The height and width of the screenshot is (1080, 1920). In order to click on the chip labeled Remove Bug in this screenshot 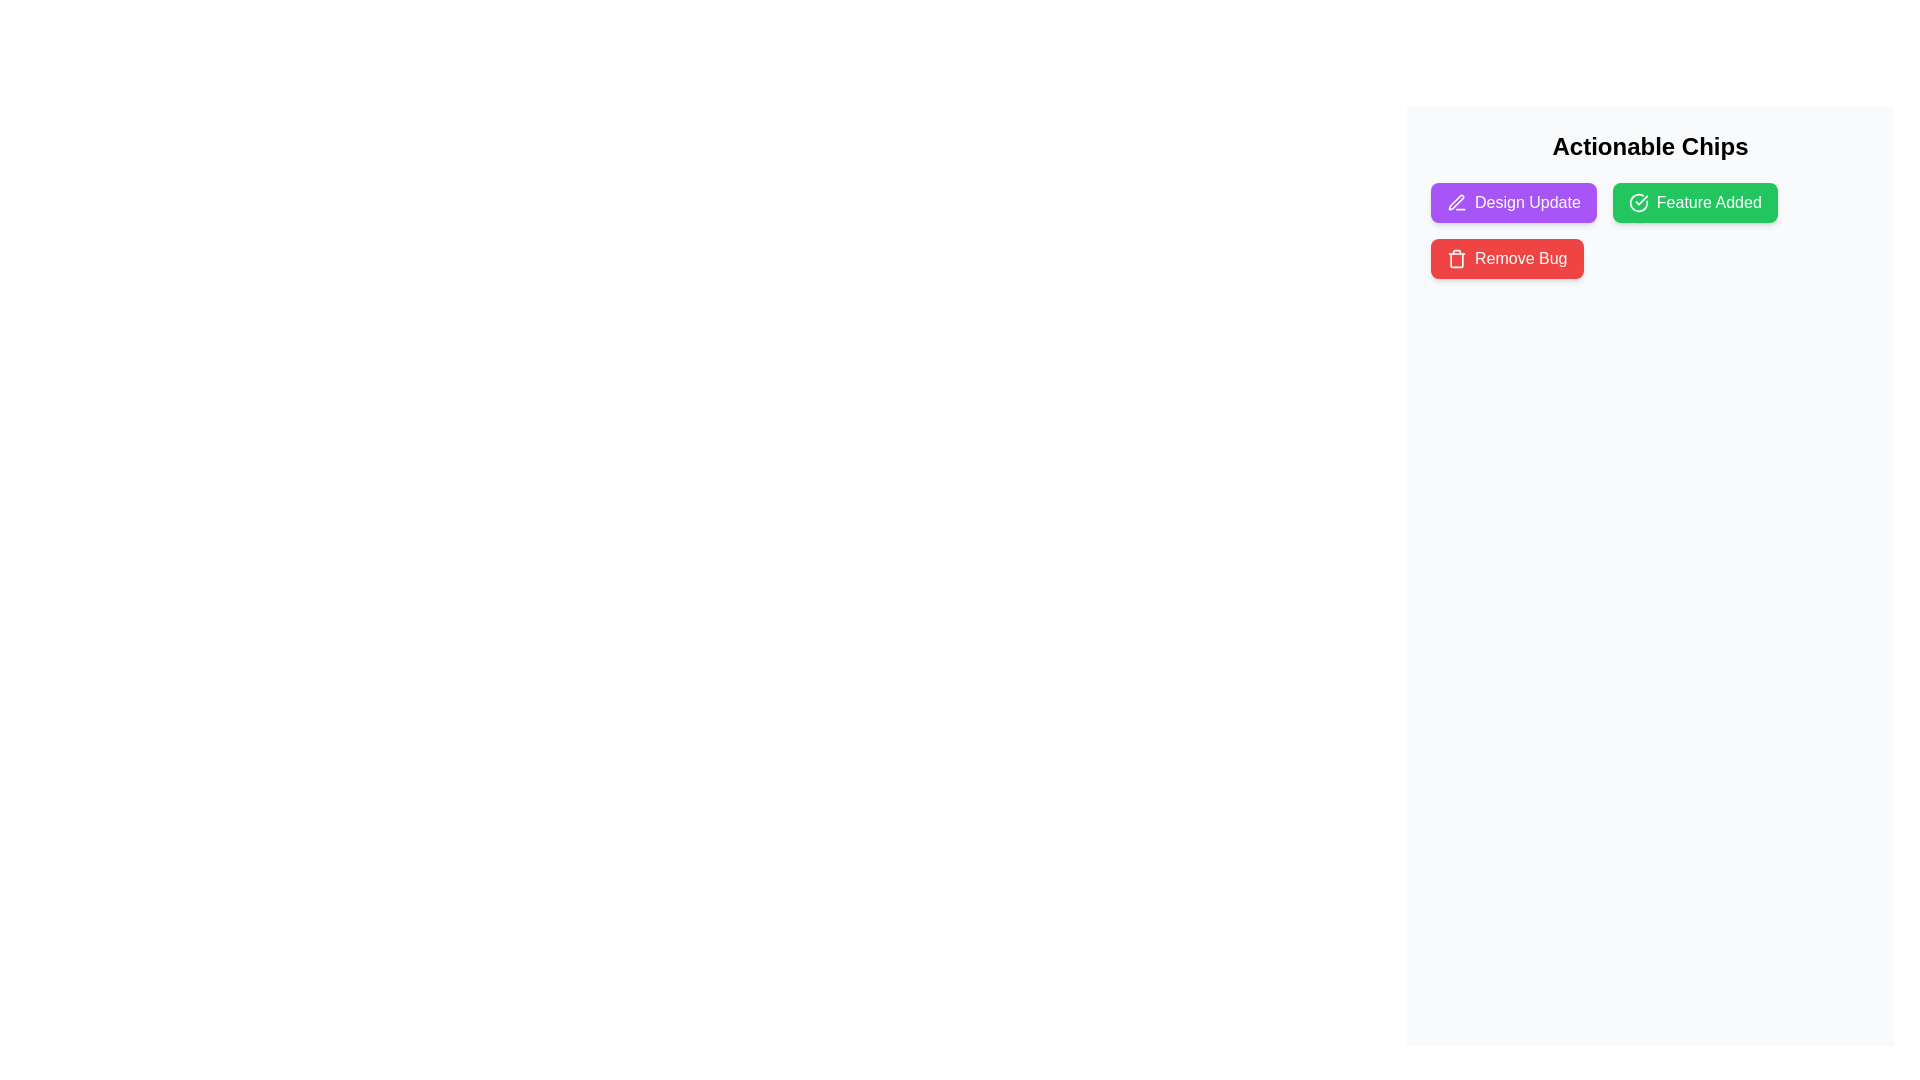, I will do `click(1507, 257)`.